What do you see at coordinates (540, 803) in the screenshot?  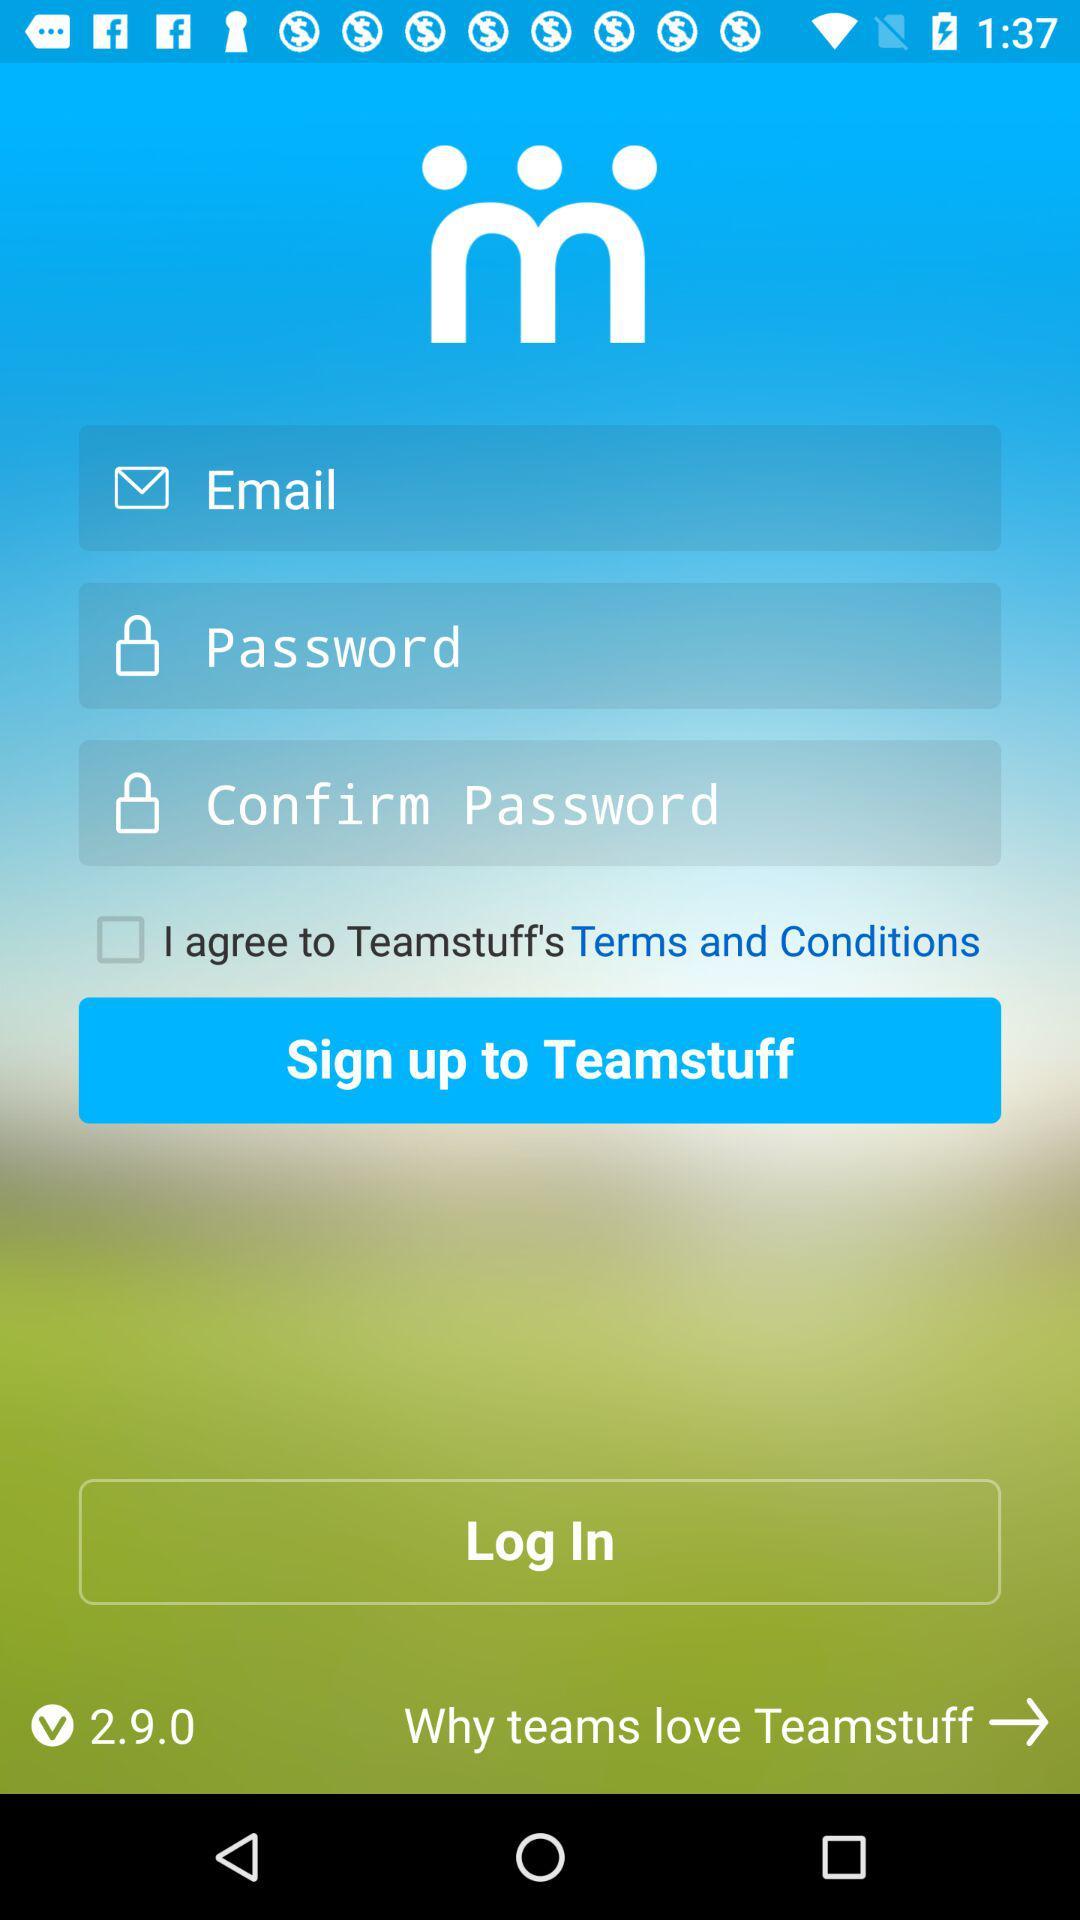 I see `creat password` at bounding box center [540, 803].